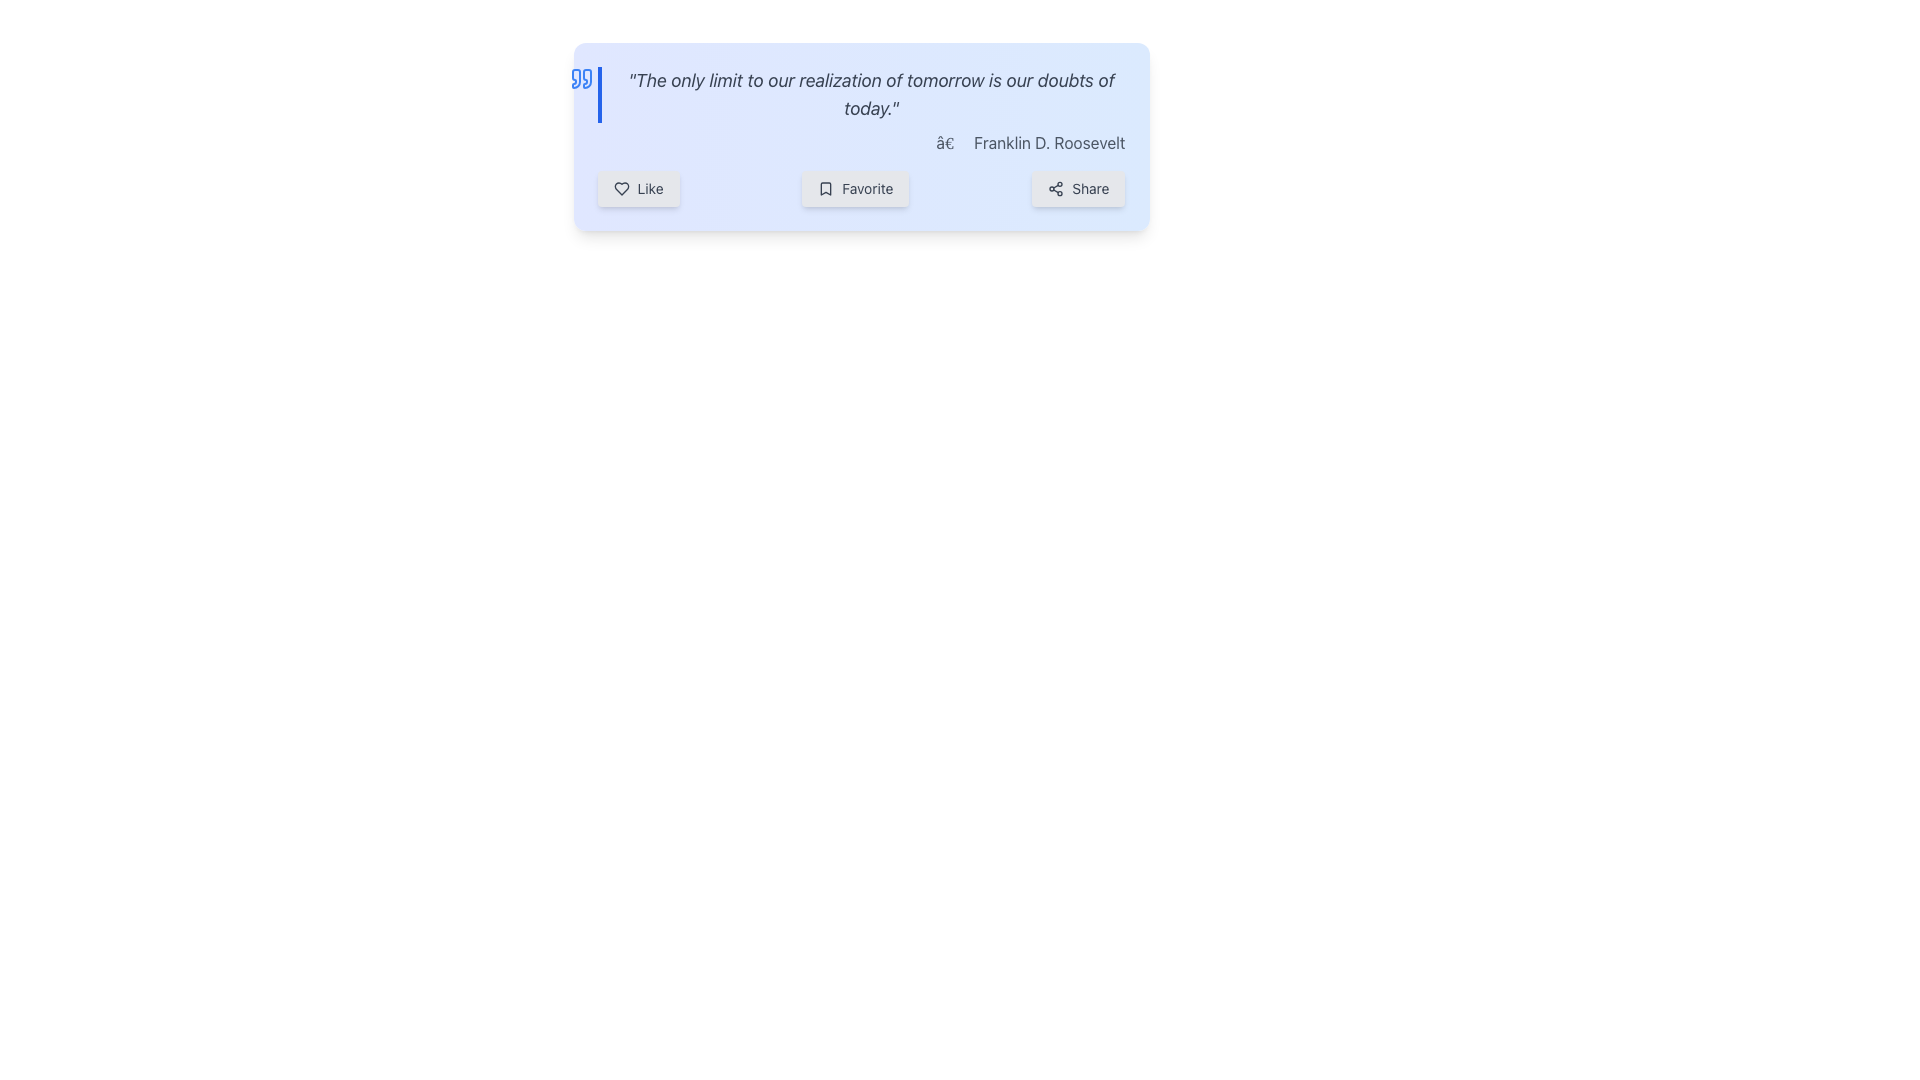  What do you see at coordinates (575, 77) in the screenshot?
I see `the second blue quotation mark located on the left edge of the quote box, positioned below the first mark` at bounding box center [575, 77].